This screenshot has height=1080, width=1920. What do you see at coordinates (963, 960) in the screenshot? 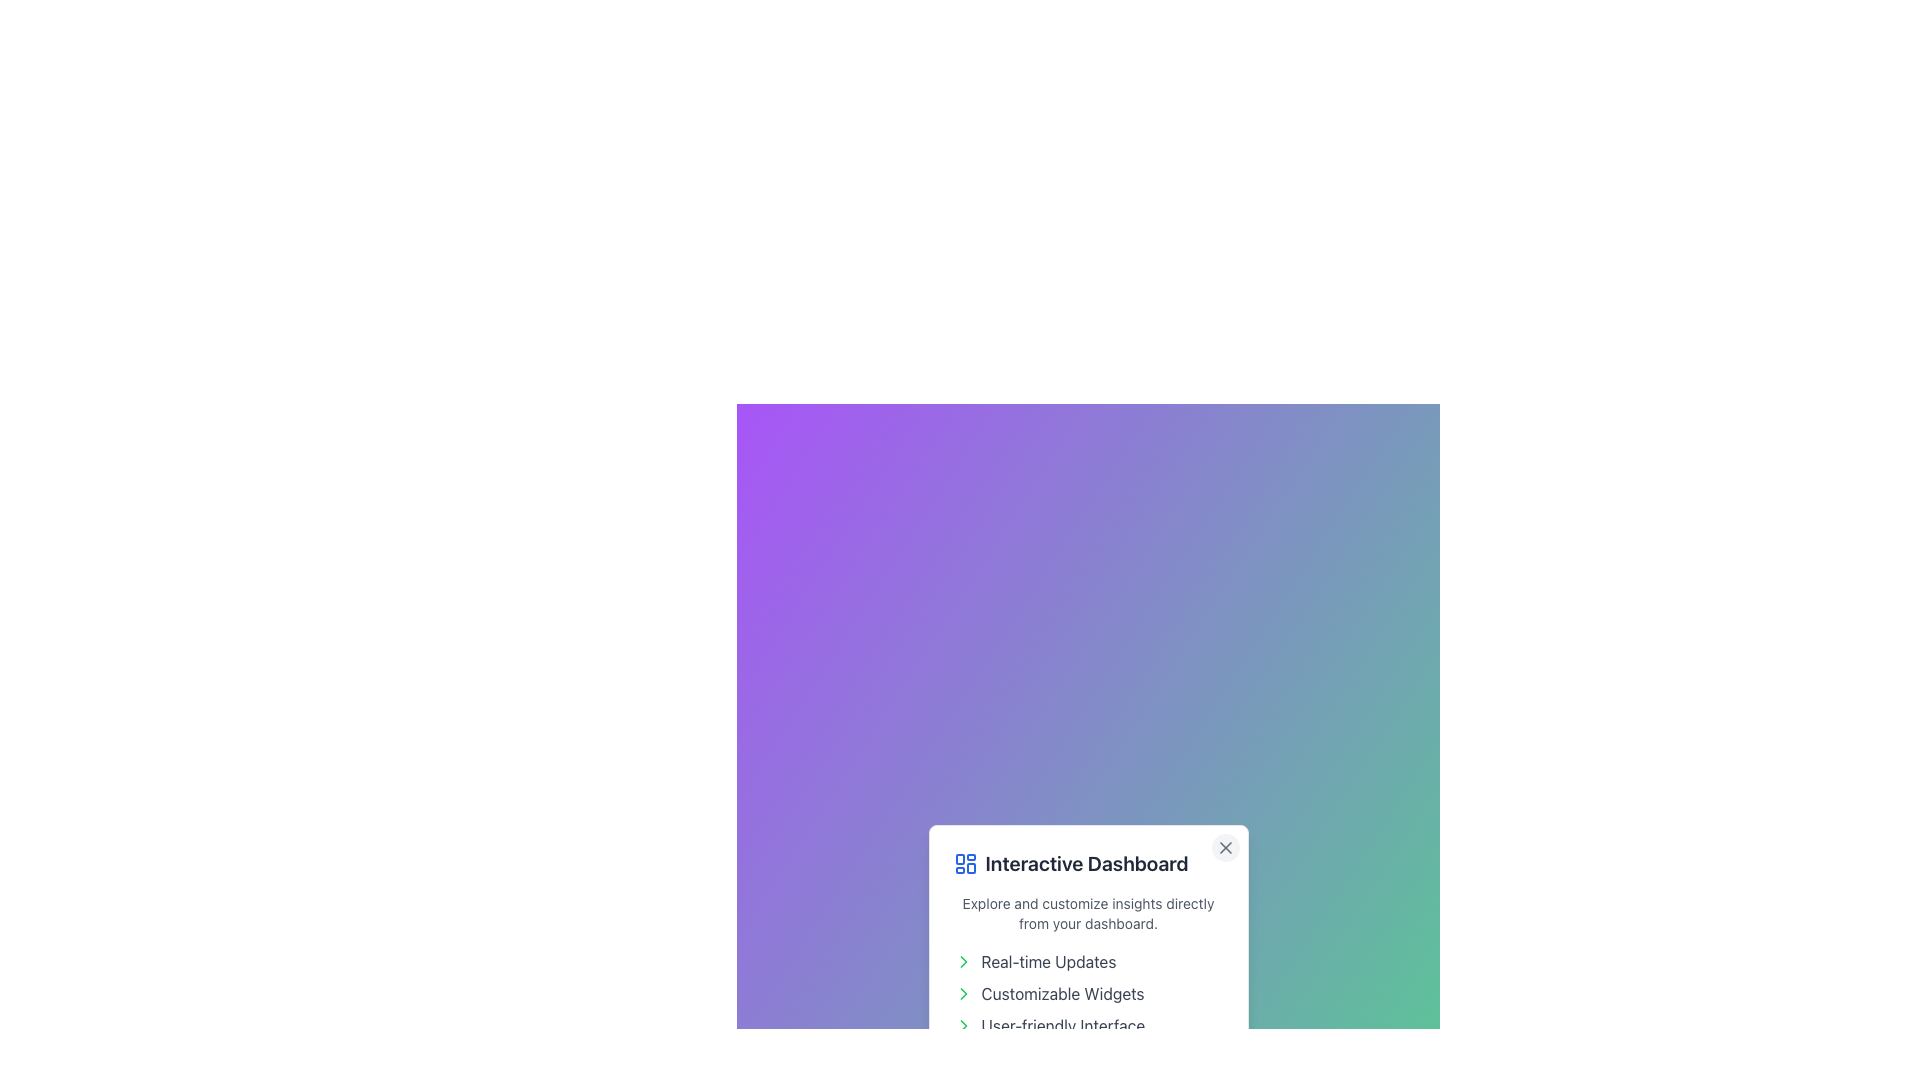
I see `the chevron icon to the left of the 'Real-time Updates' label` at bounding box center [963, 960].